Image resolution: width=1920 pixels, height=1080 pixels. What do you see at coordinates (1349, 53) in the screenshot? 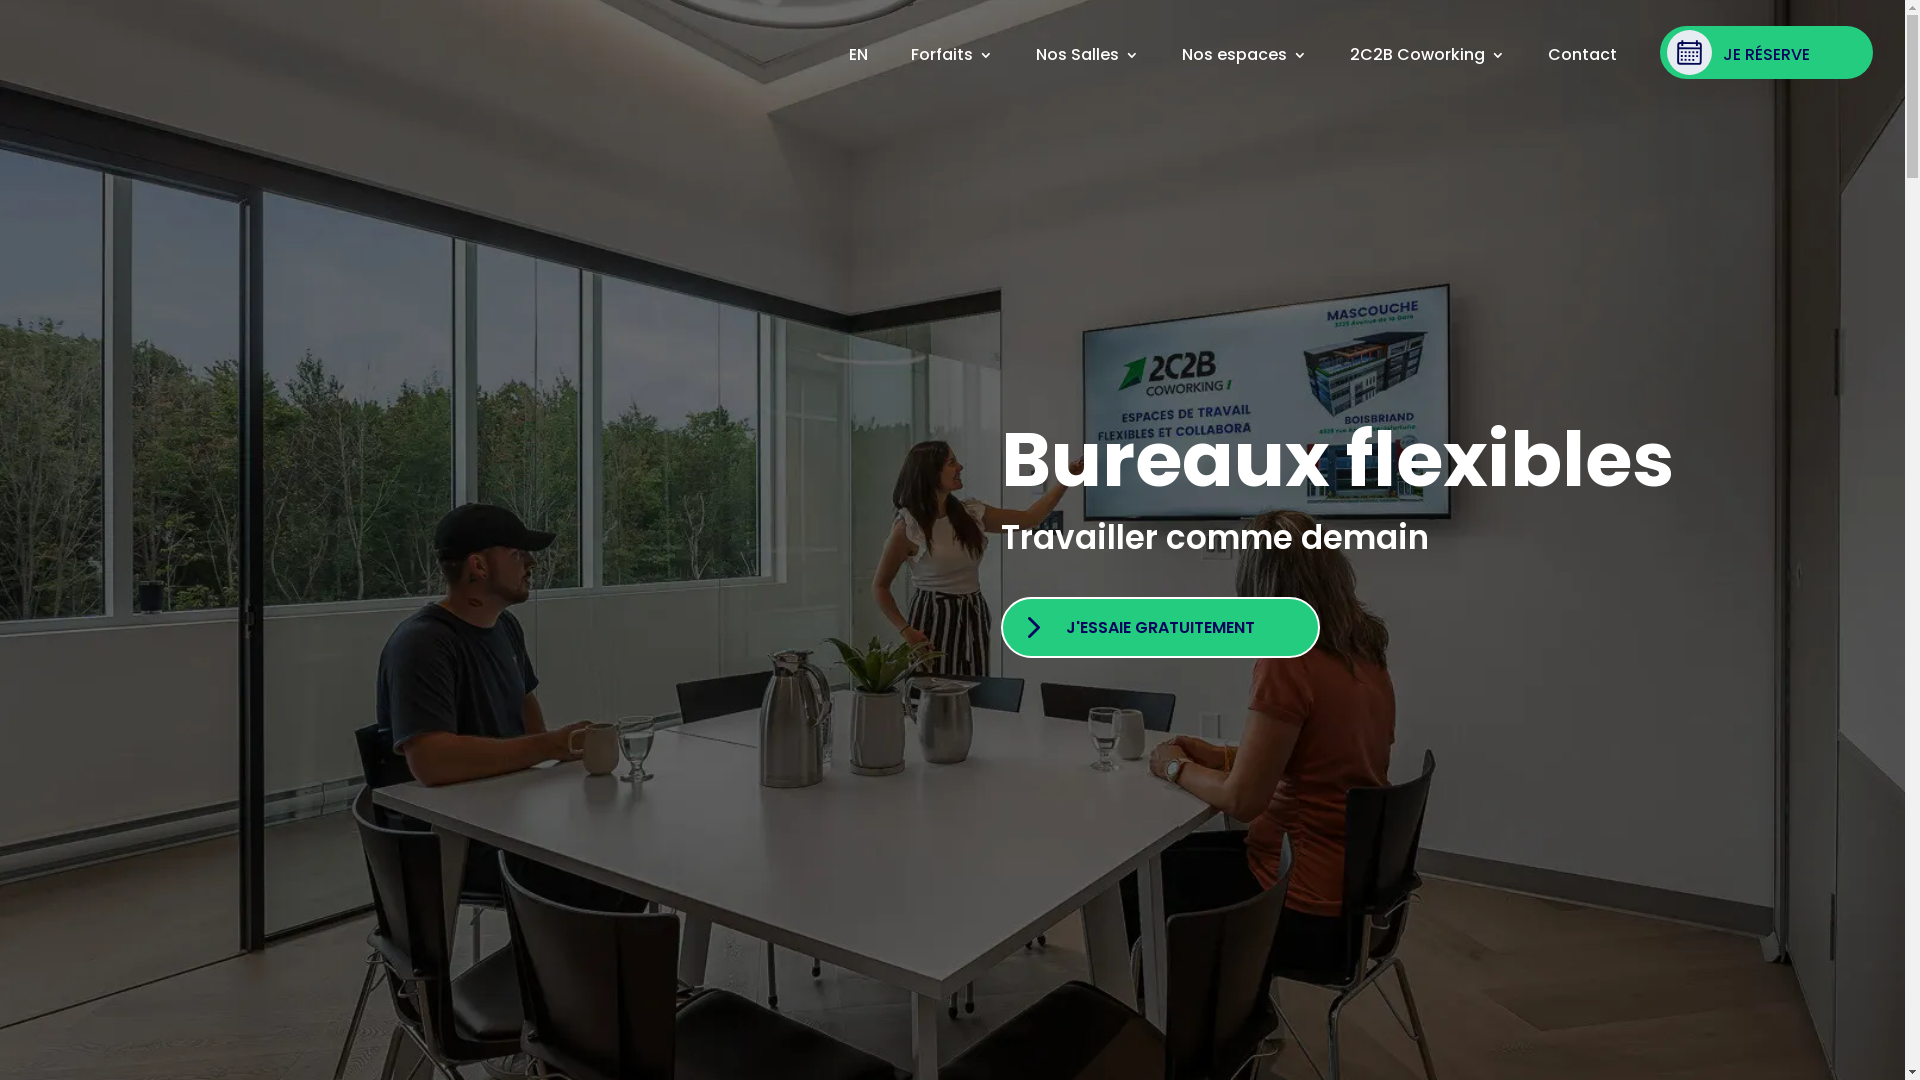
I see `'2C2B Coworking'` at bounding box center [1349, 53].